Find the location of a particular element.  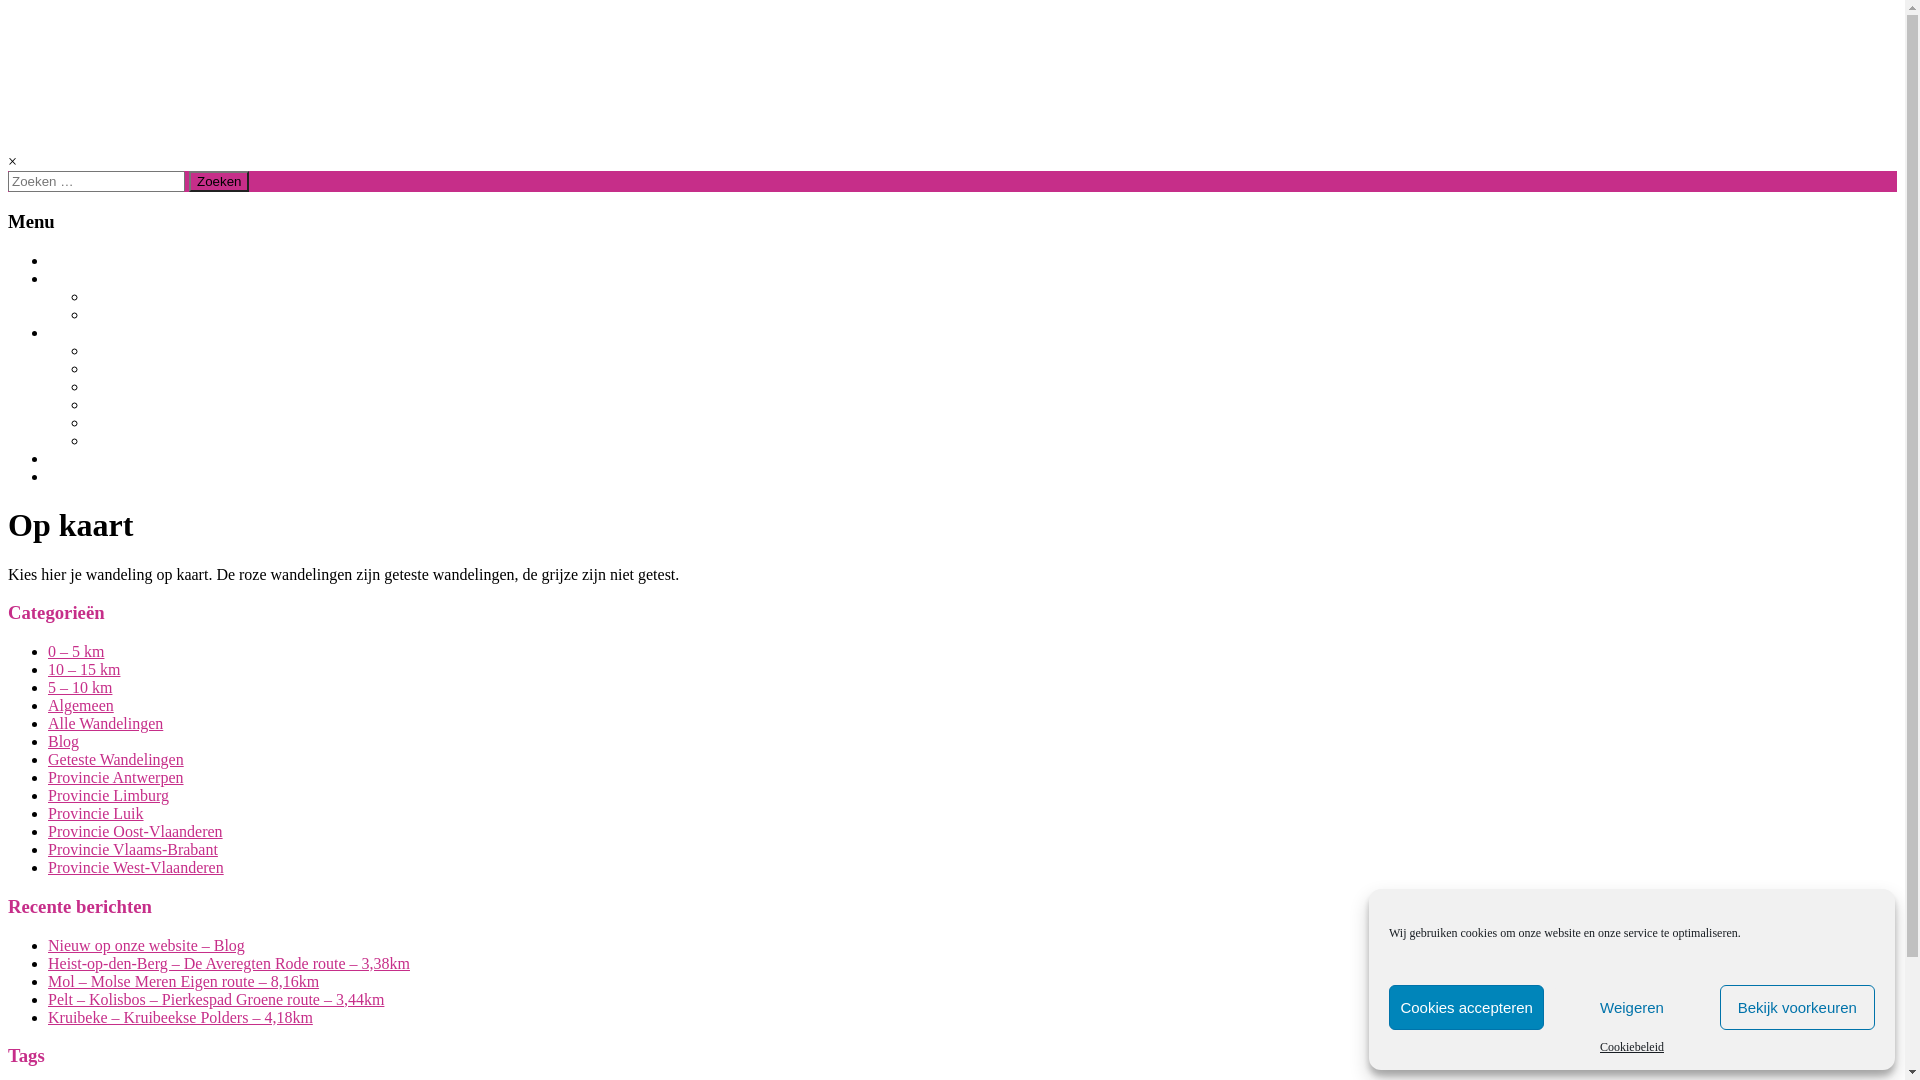

'PROVINCIE LUIK' is located at coordinates (143, 439).